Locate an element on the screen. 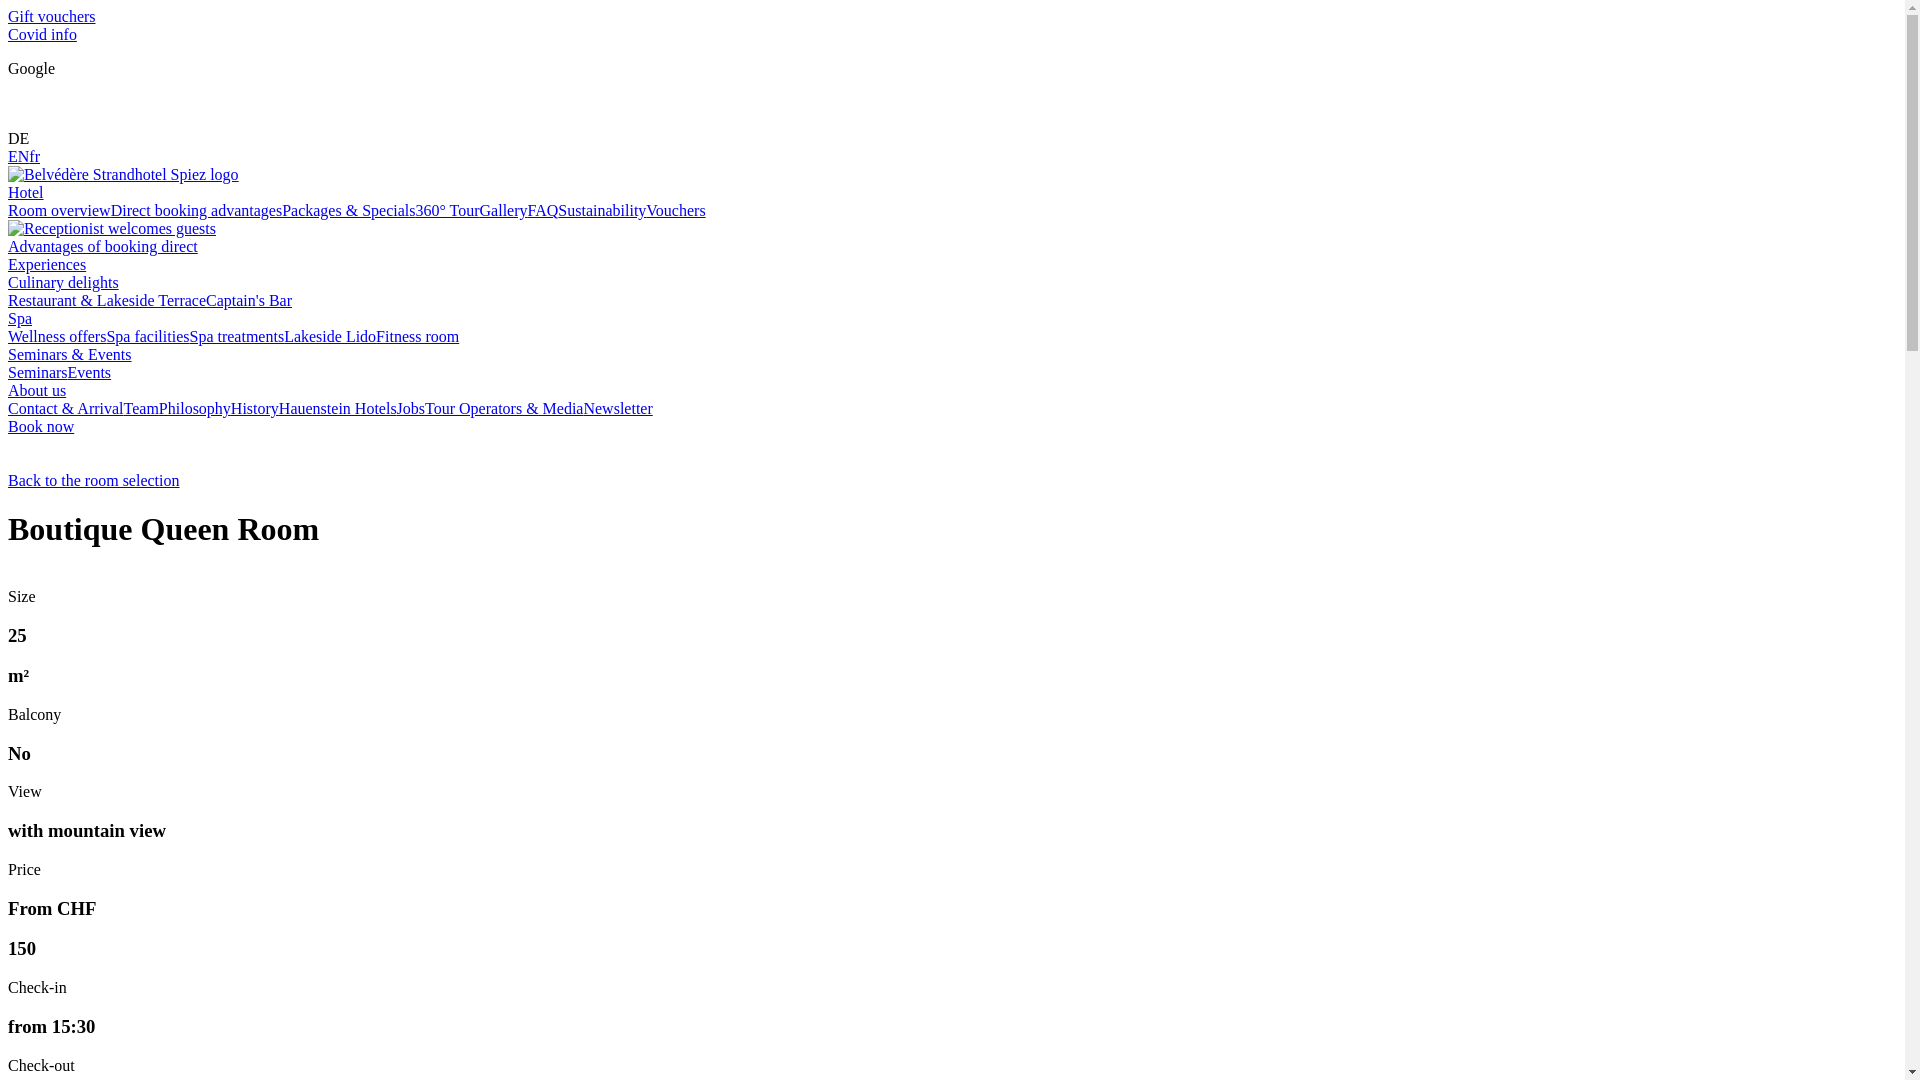 This screenshot has width=1920, height=1080. 'Restaurant & Lakeside Terrace' is located at coordinates (105, 300).